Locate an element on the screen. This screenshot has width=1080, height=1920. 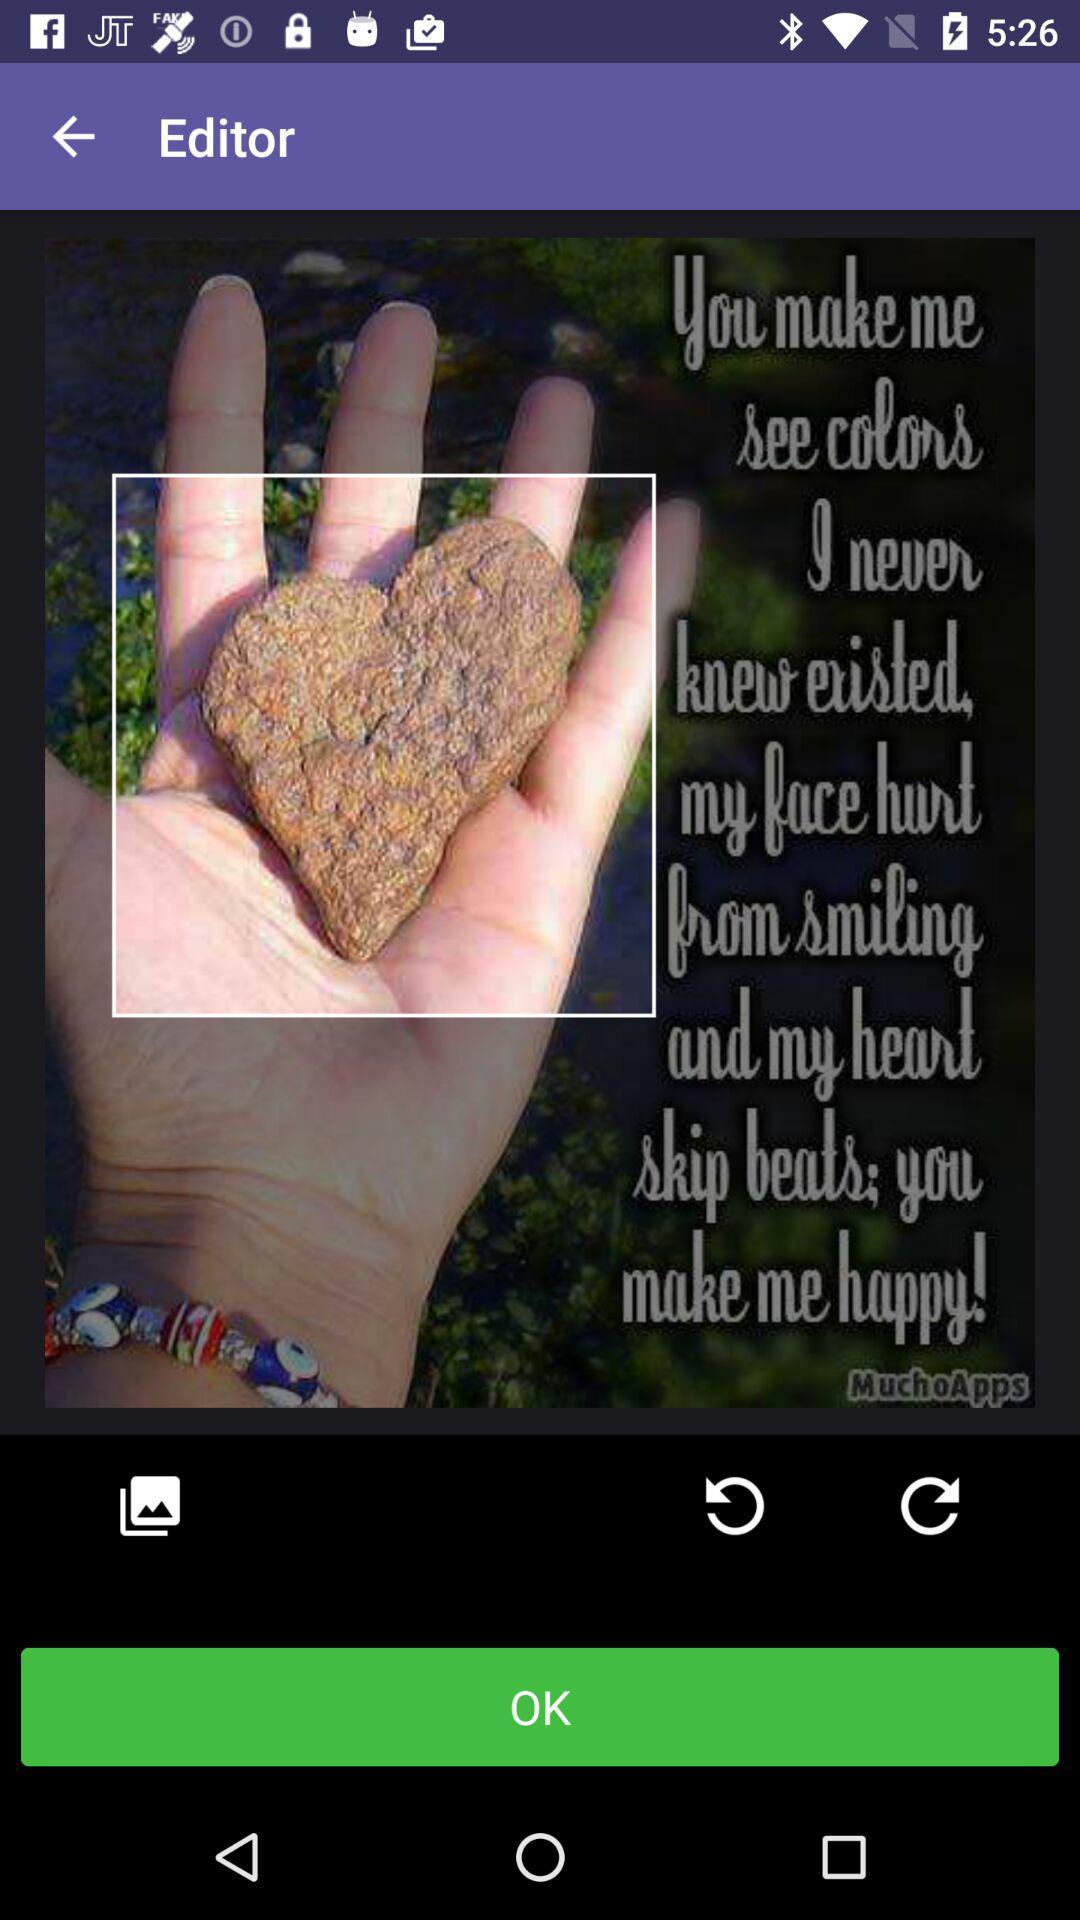
gallery option is located at coordinates (149, 1506).